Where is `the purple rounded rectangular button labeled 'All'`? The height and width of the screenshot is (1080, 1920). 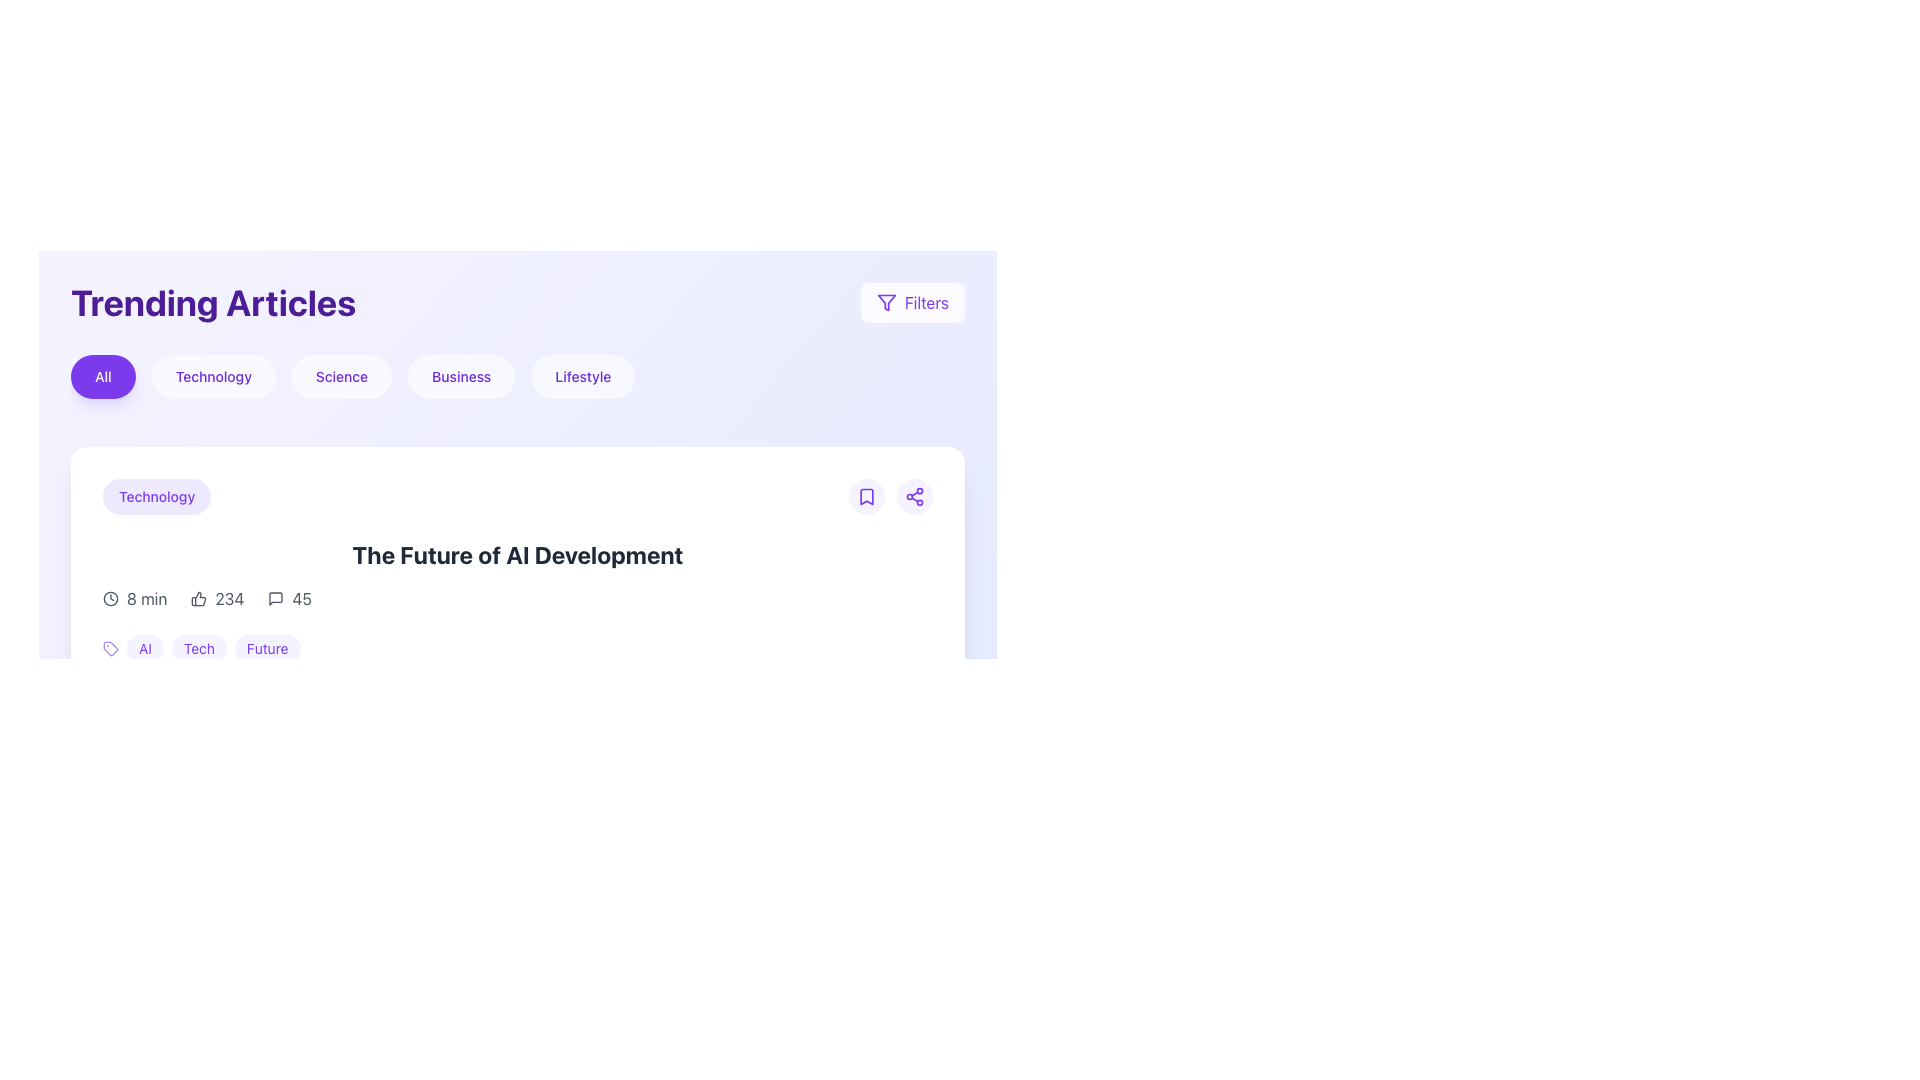 the purple rounded rectangular button labeled 'All' is located at coordinates (102, 377).